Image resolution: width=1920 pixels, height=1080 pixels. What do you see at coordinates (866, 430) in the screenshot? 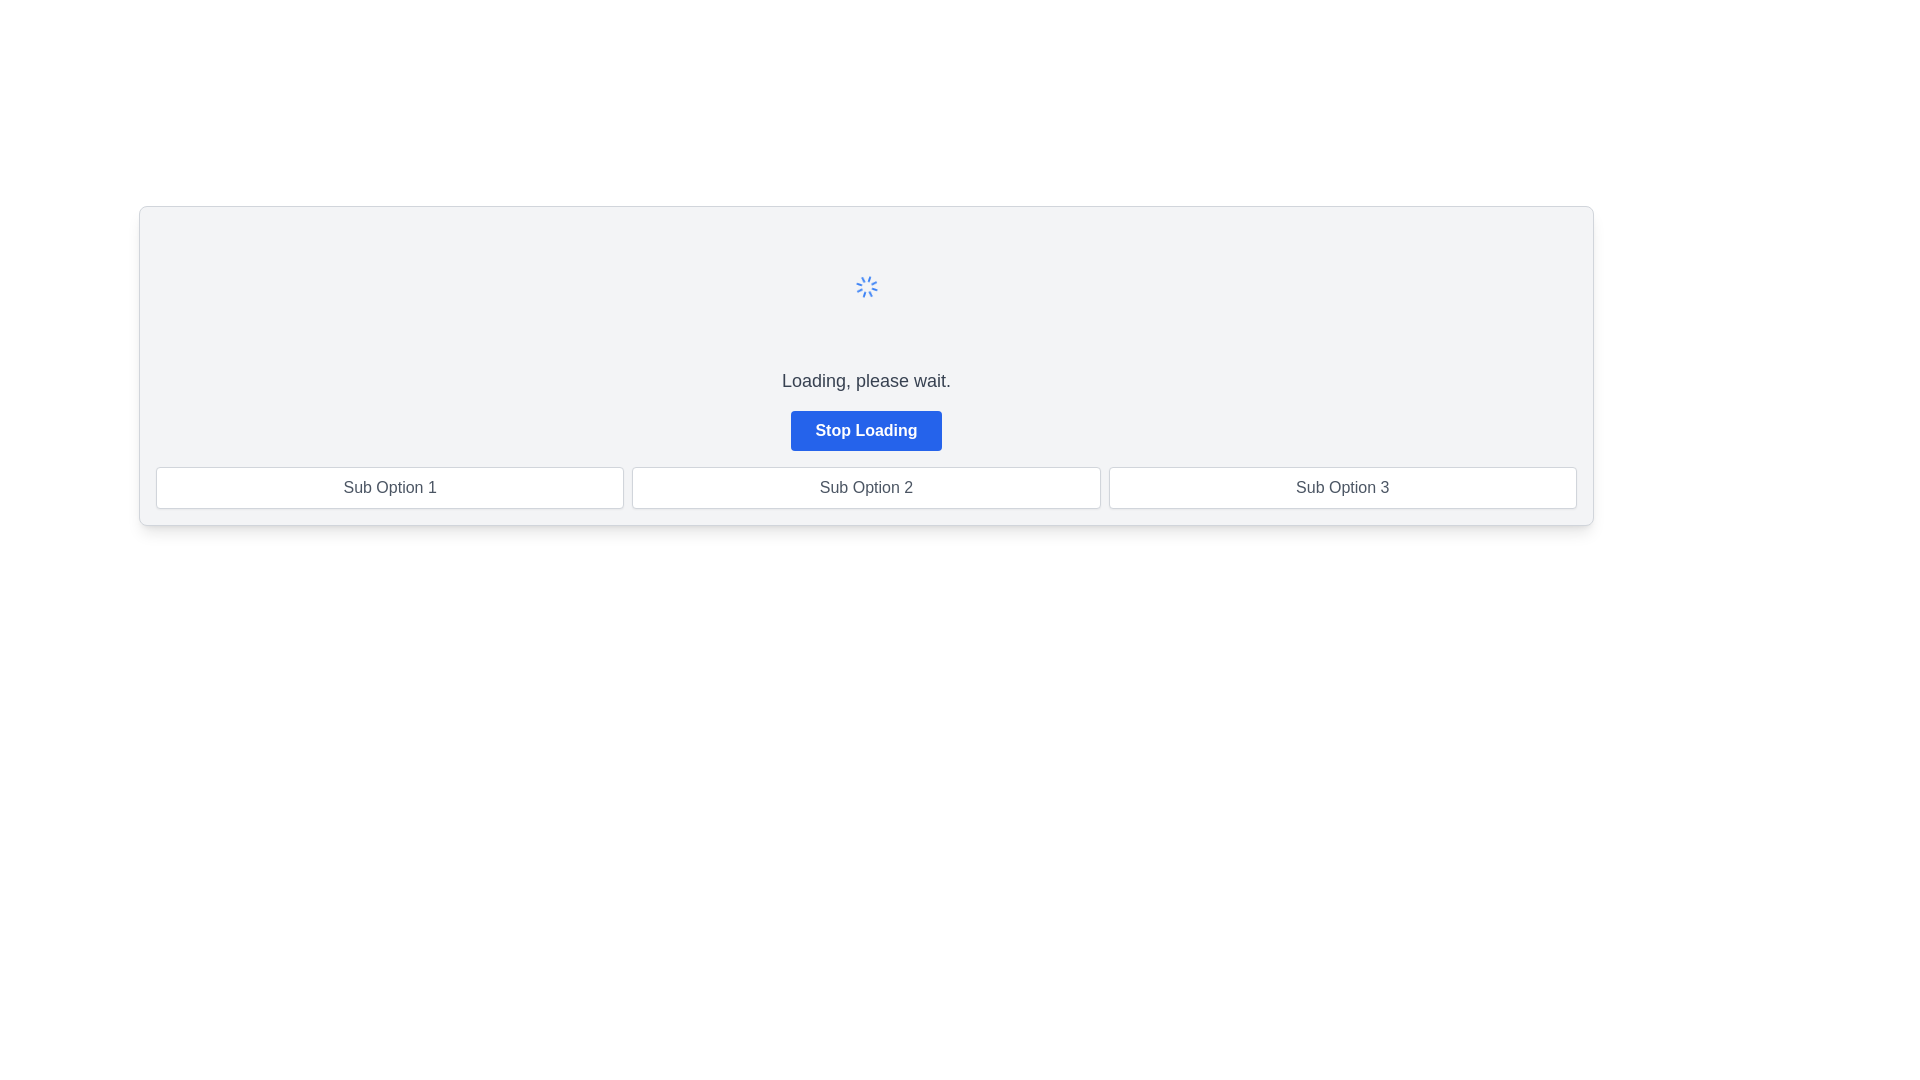
I see `the 'Stop' button that is centrally positioned beneath the text 'Loading, please wait.' to halt the ongoing loading process` at bounding box center [866, 430].